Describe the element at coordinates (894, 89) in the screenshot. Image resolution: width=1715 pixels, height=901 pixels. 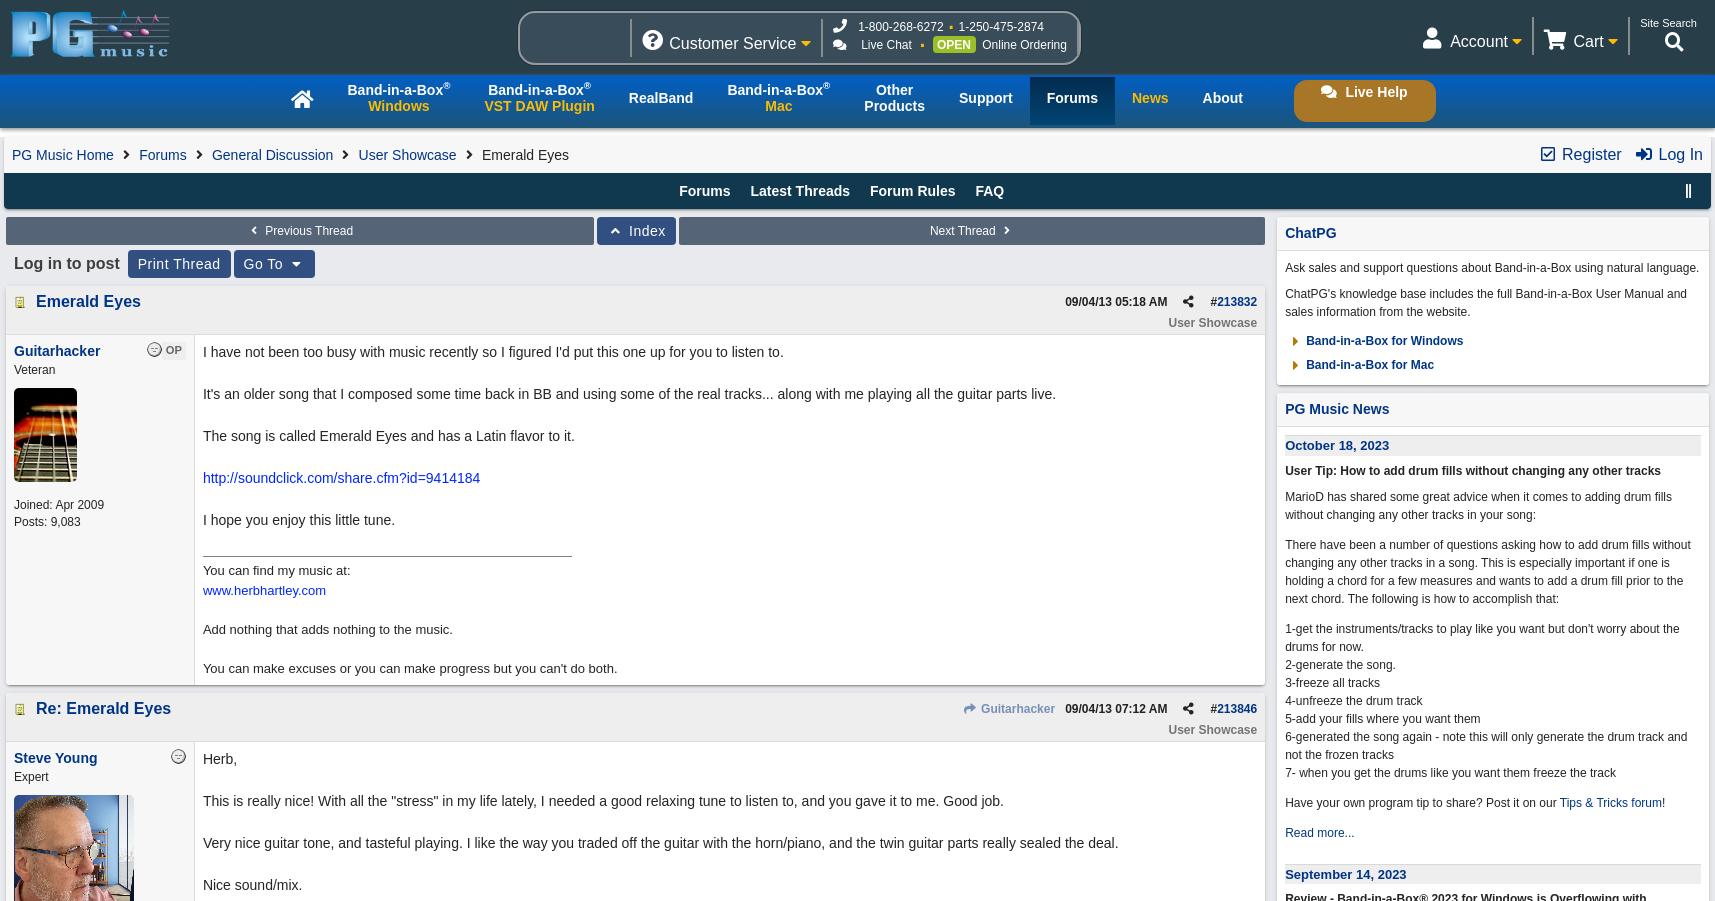
I see `'Other'` at that location.